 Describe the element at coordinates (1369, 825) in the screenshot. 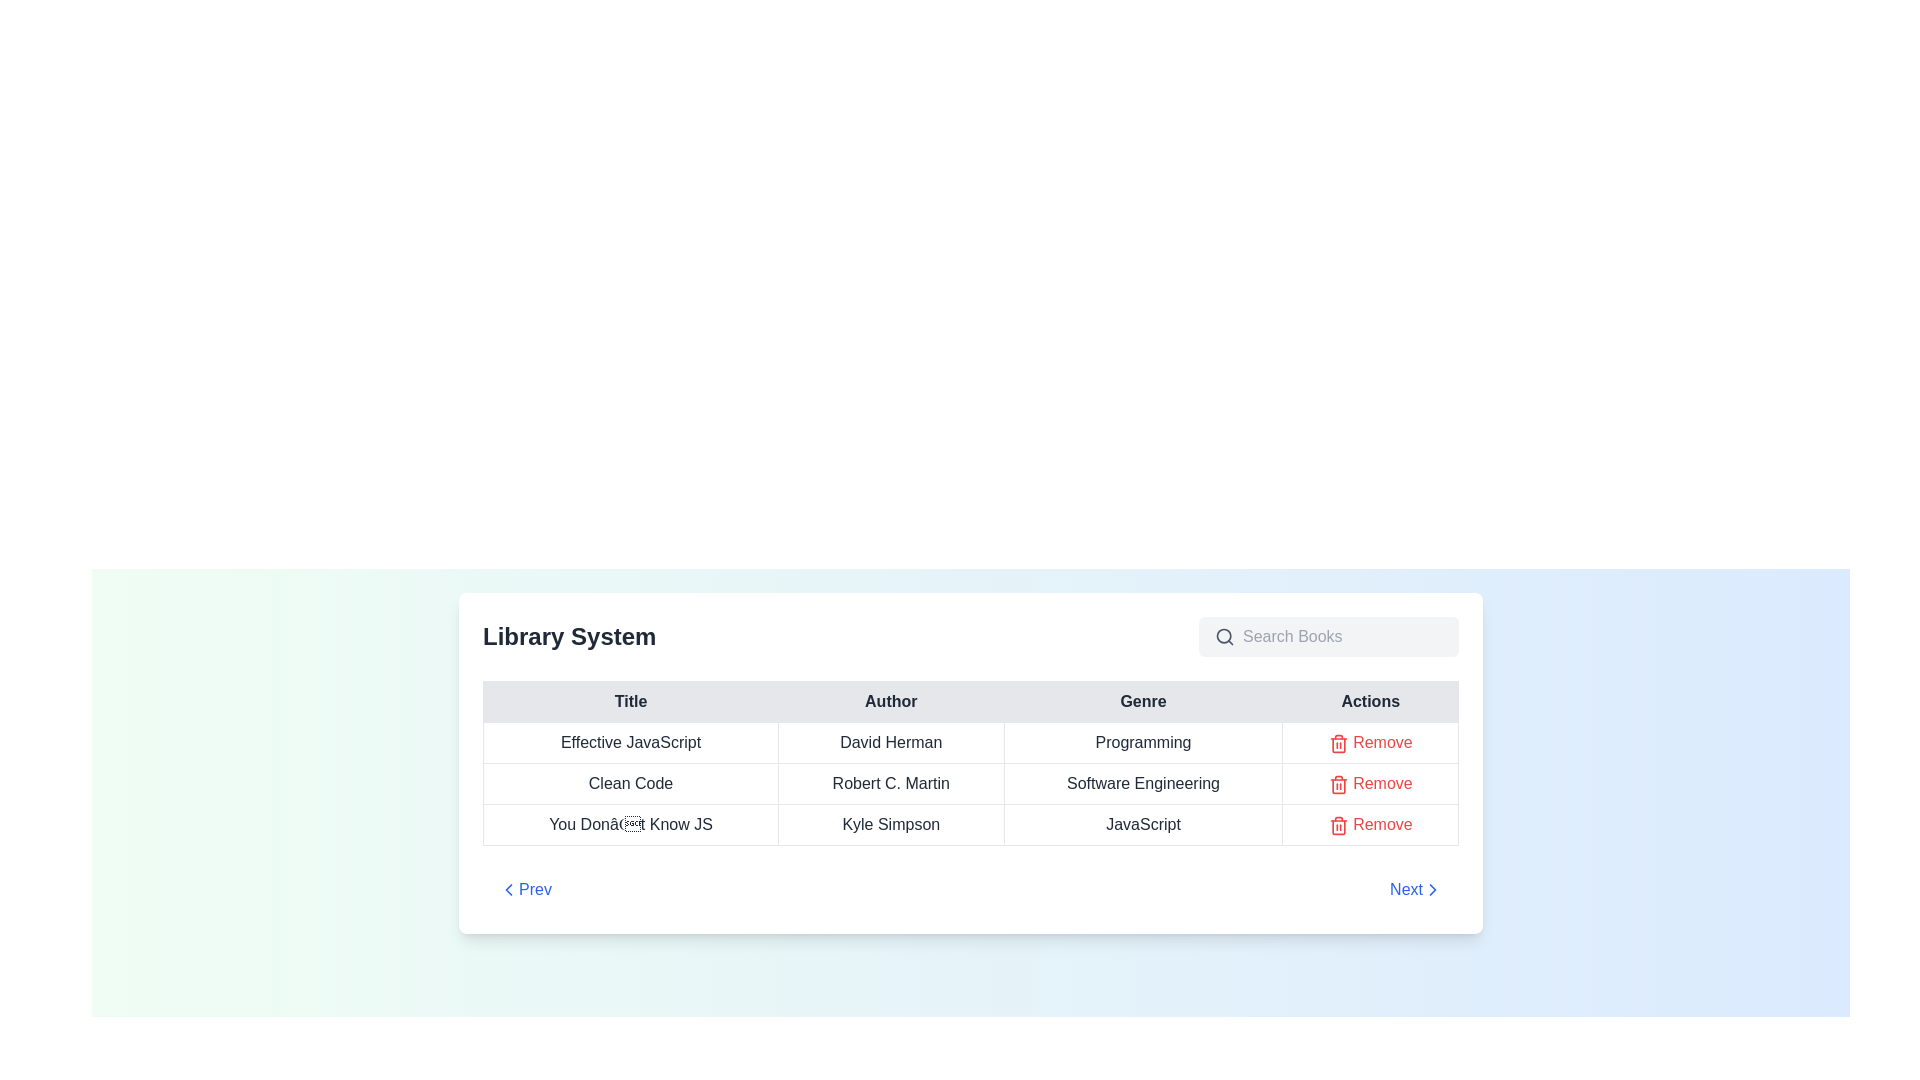

I see `the remove button in the third row of the 'Actions' column, corresponding to Kyle Simpson's entry in the JavaScript genre` at that location.